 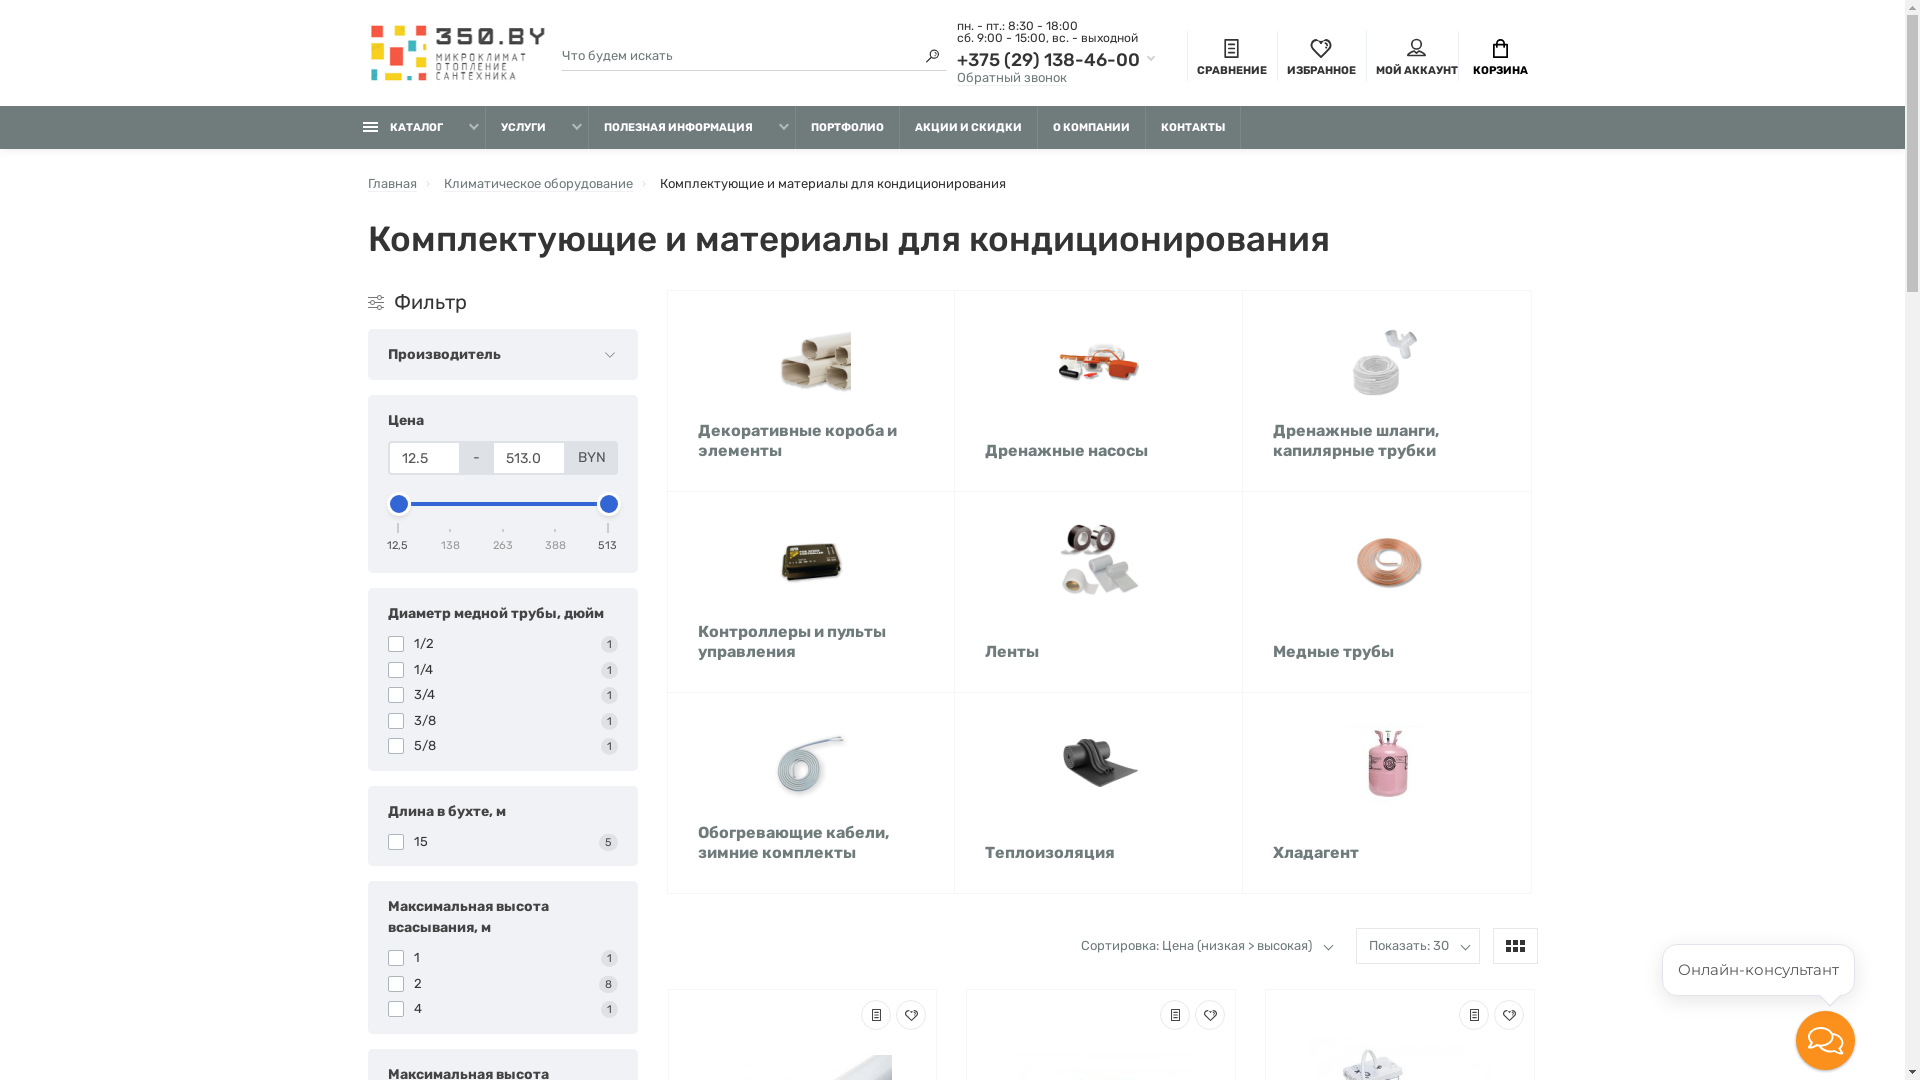 I want to click on '2, so click(x=388, y=982).